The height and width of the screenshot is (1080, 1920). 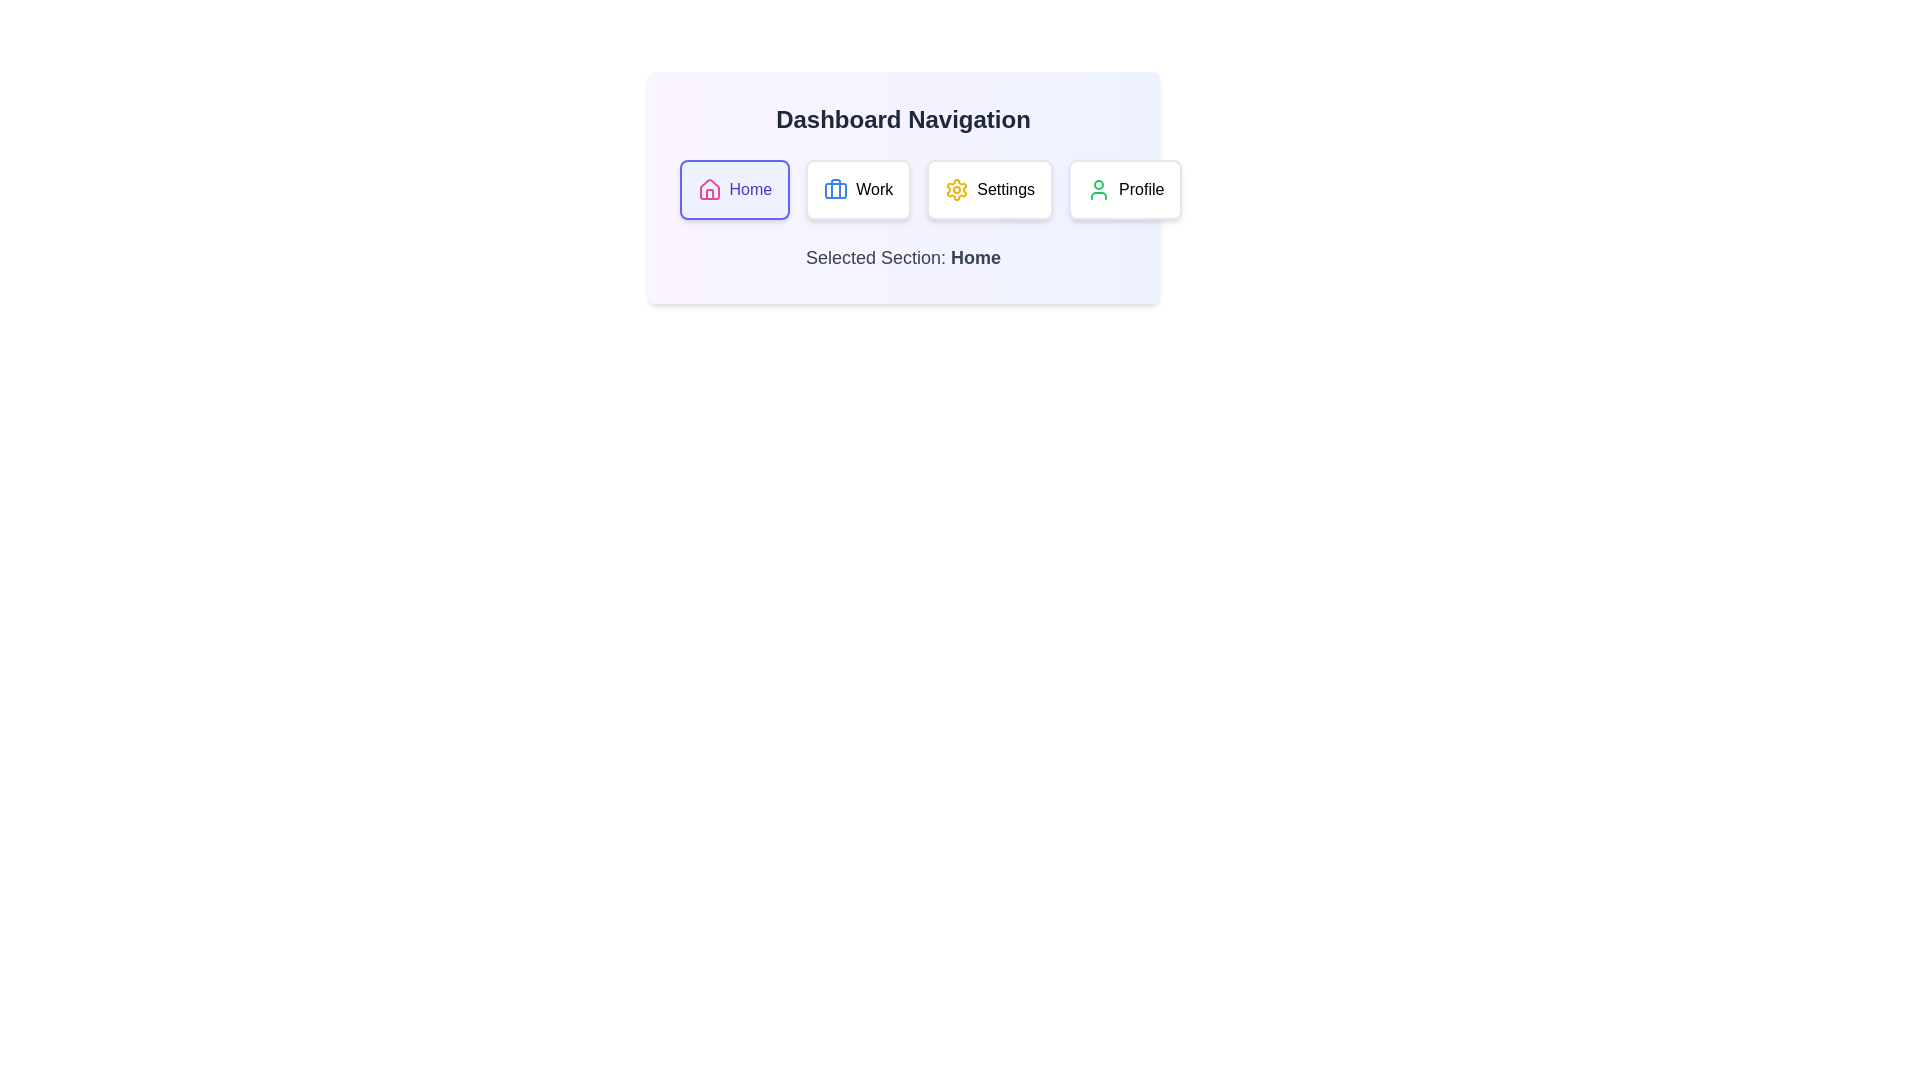 What do you see at coordinates (1141, 189) in the screenshot?
I see `text content of the 'Profile' navigation link located in the horizontal navigation bar, positioned to the right of the green profile icon` at bounding box center [1141, 189].